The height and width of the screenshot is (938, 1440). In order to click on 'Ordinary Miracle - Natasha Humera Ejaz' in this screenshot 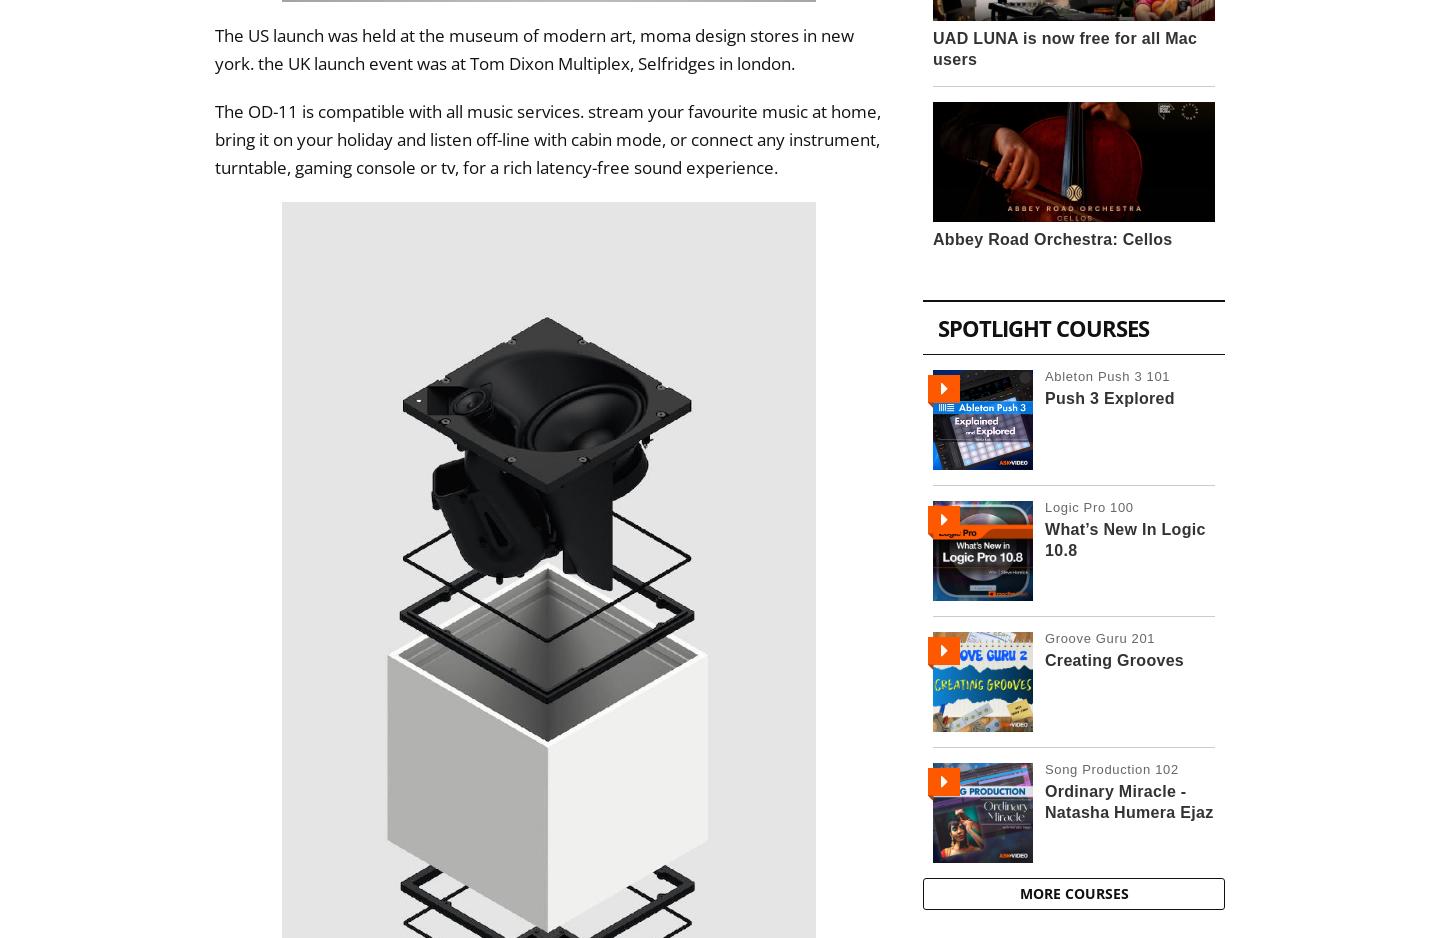, I will do `click(1127, 800)`.